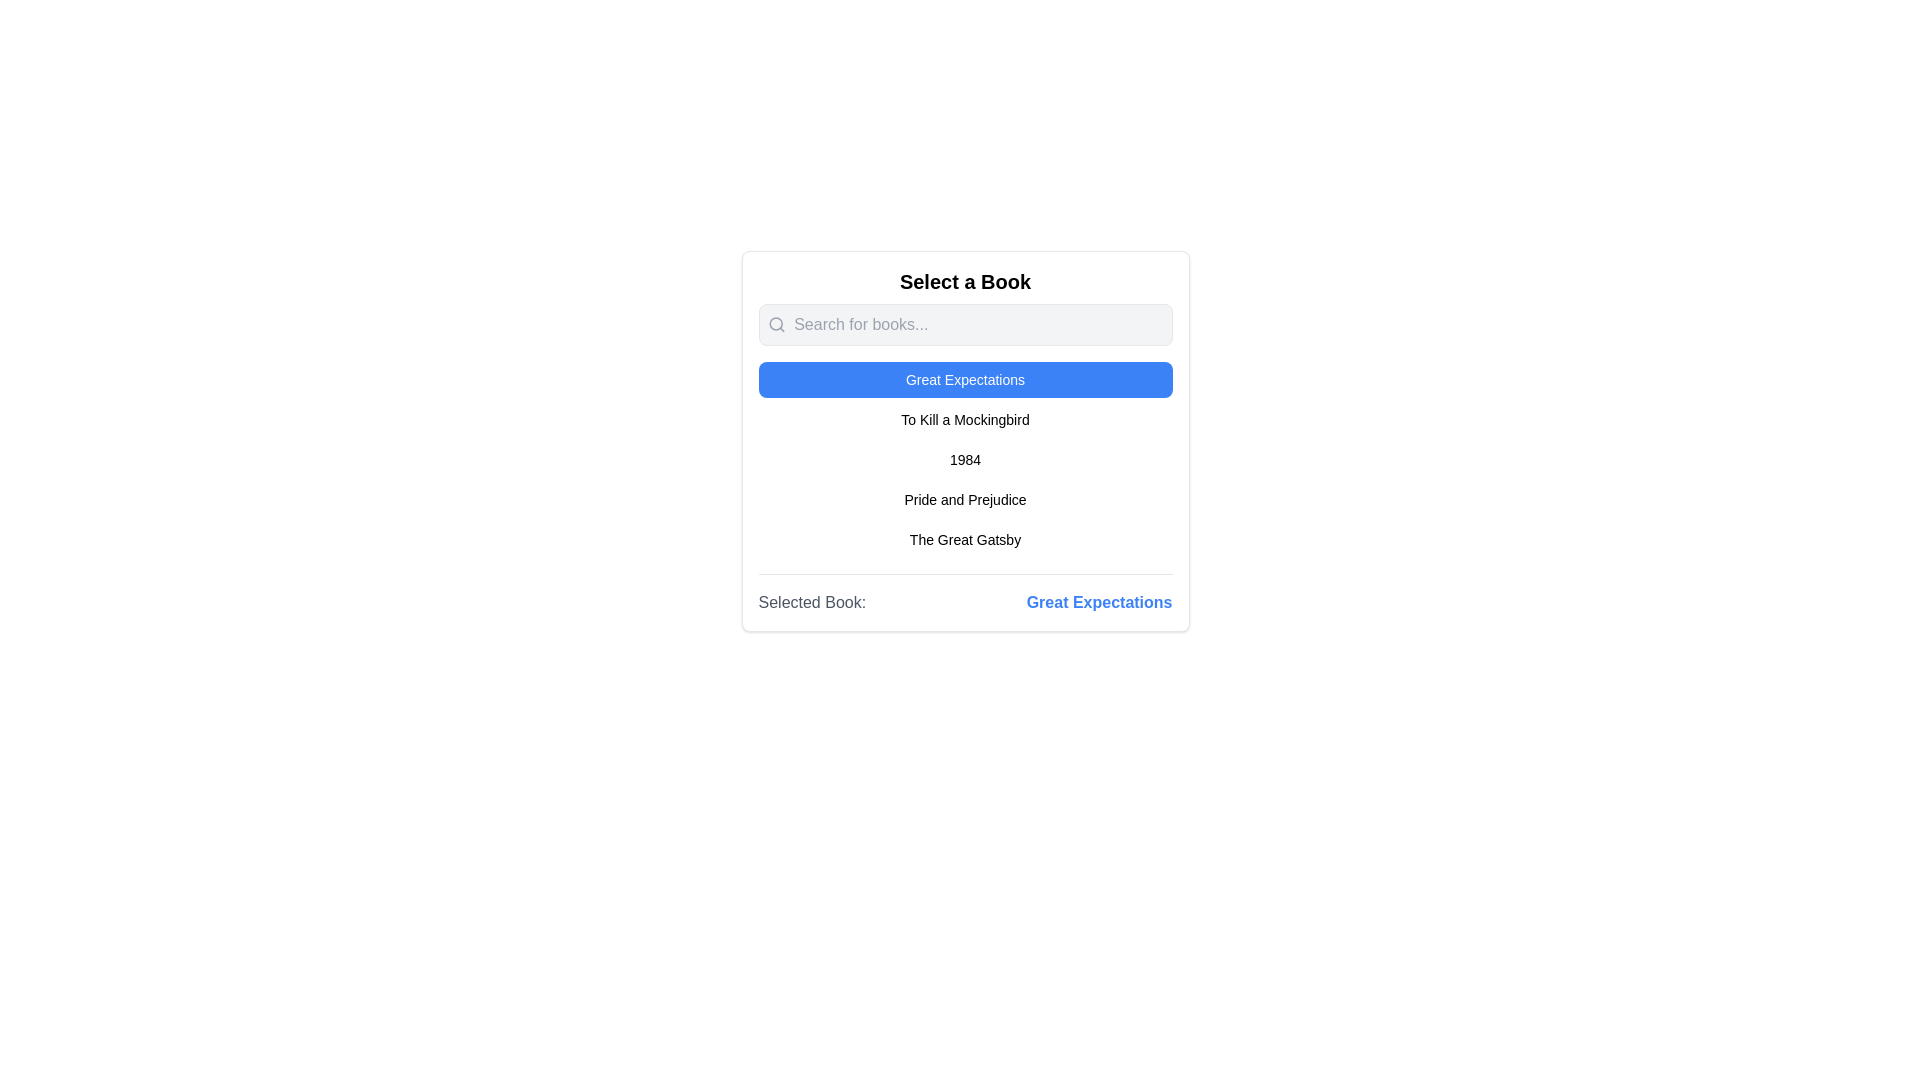 This screenshot has height=1080, width=1920. Describe the element at coordinates (775, 323) in the screenshot. I see `the SVG Circle that is part of the search icon located inside the input field labeled 'Search for books...' near the top of the interface` at that location.